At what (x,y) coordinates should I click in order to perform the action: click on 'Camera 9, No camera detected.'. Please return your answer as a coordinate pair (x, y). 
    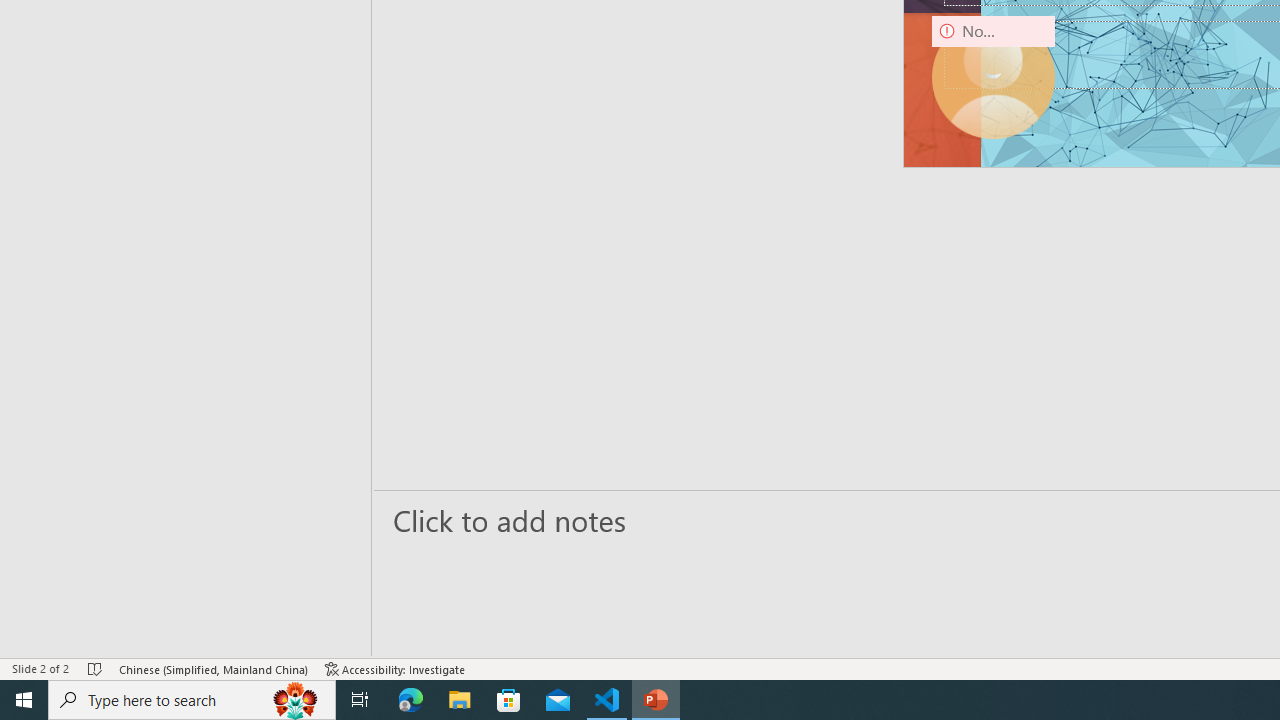
    Looking at the image, I should click on (993, 76).